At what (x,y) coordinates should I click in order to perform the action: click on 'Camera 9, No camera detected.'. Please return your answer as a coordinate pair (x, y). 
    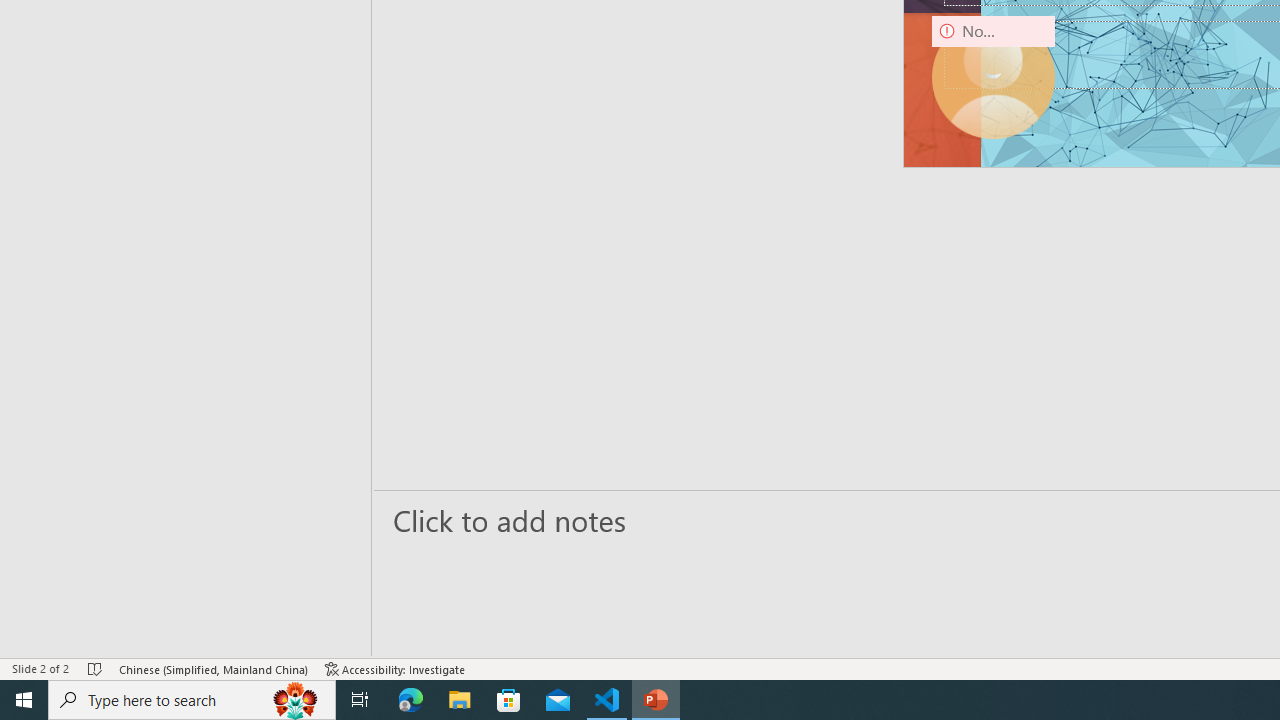
    Looking at the image, I should click on (993, 76).